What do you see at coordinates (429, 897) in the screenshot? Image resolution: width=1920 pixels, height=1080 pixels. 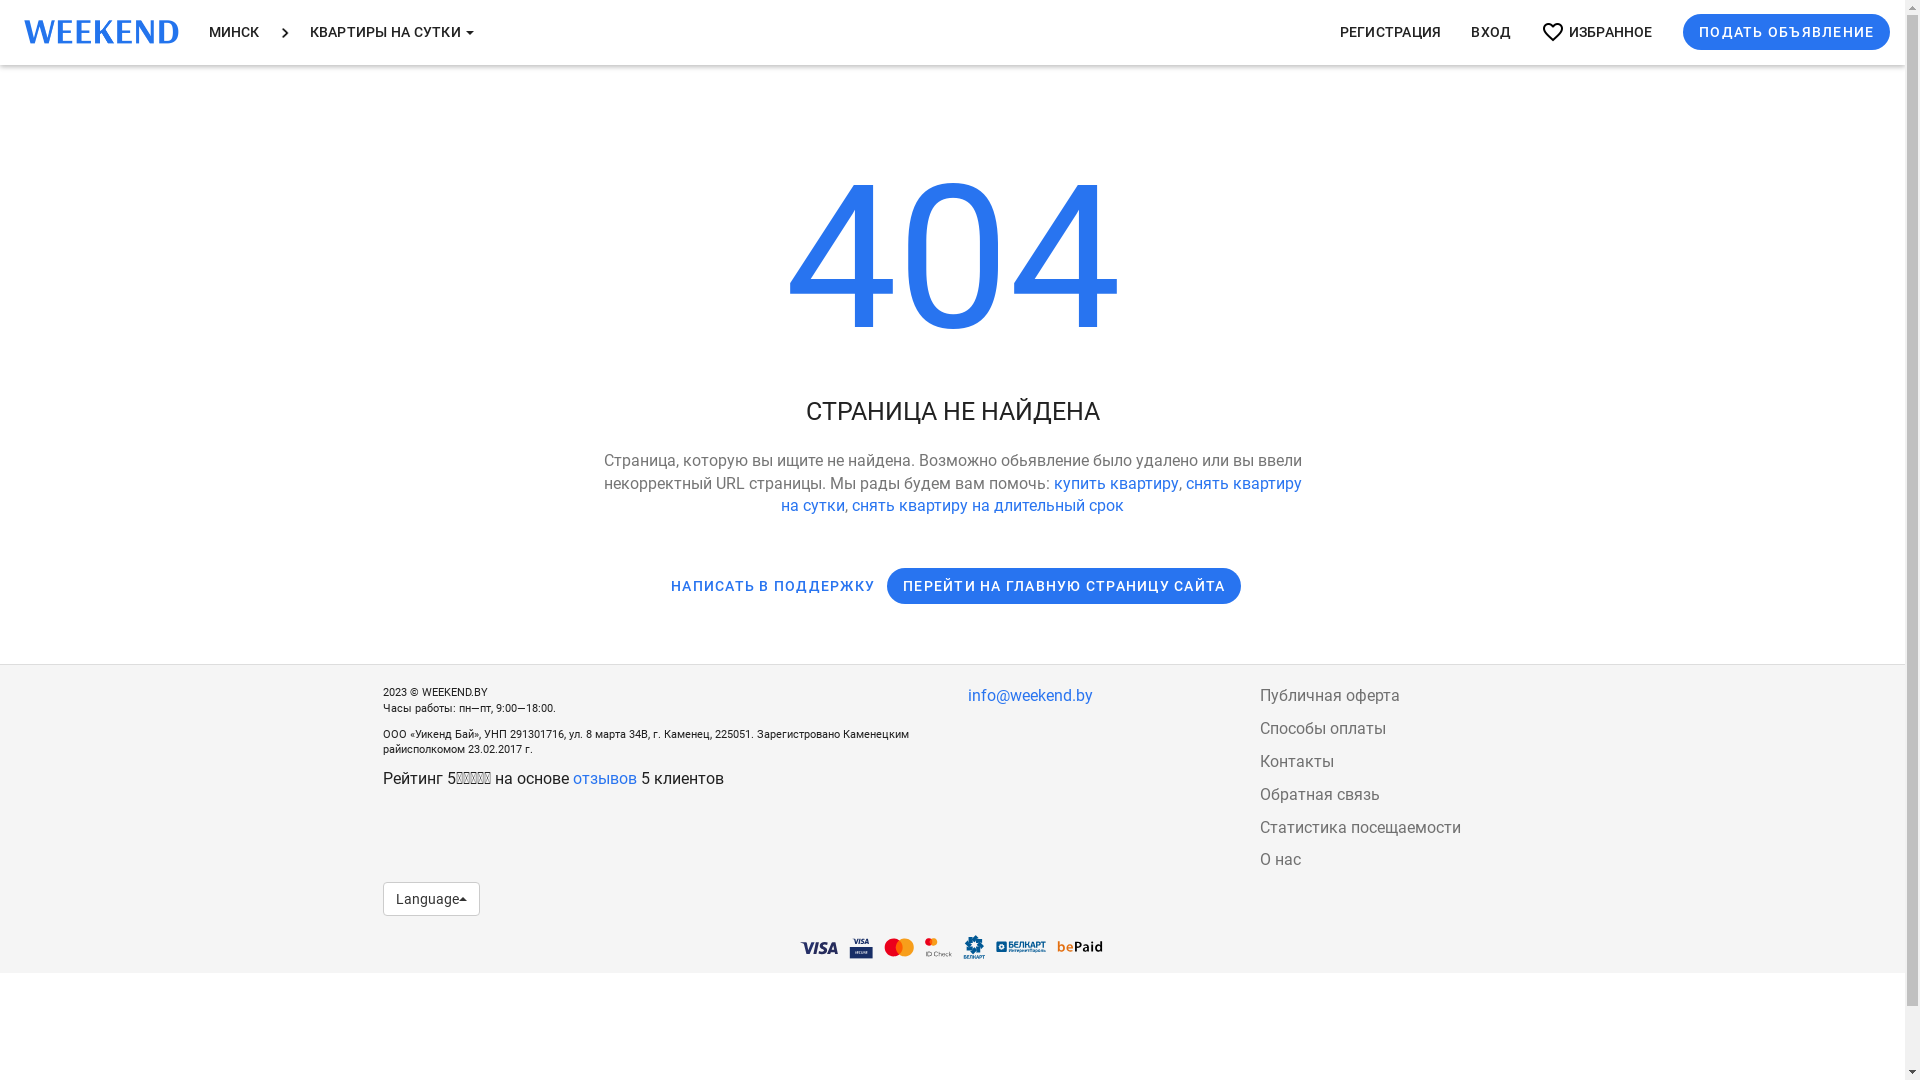 I see `'Language'` at bounding box center [429, 897].